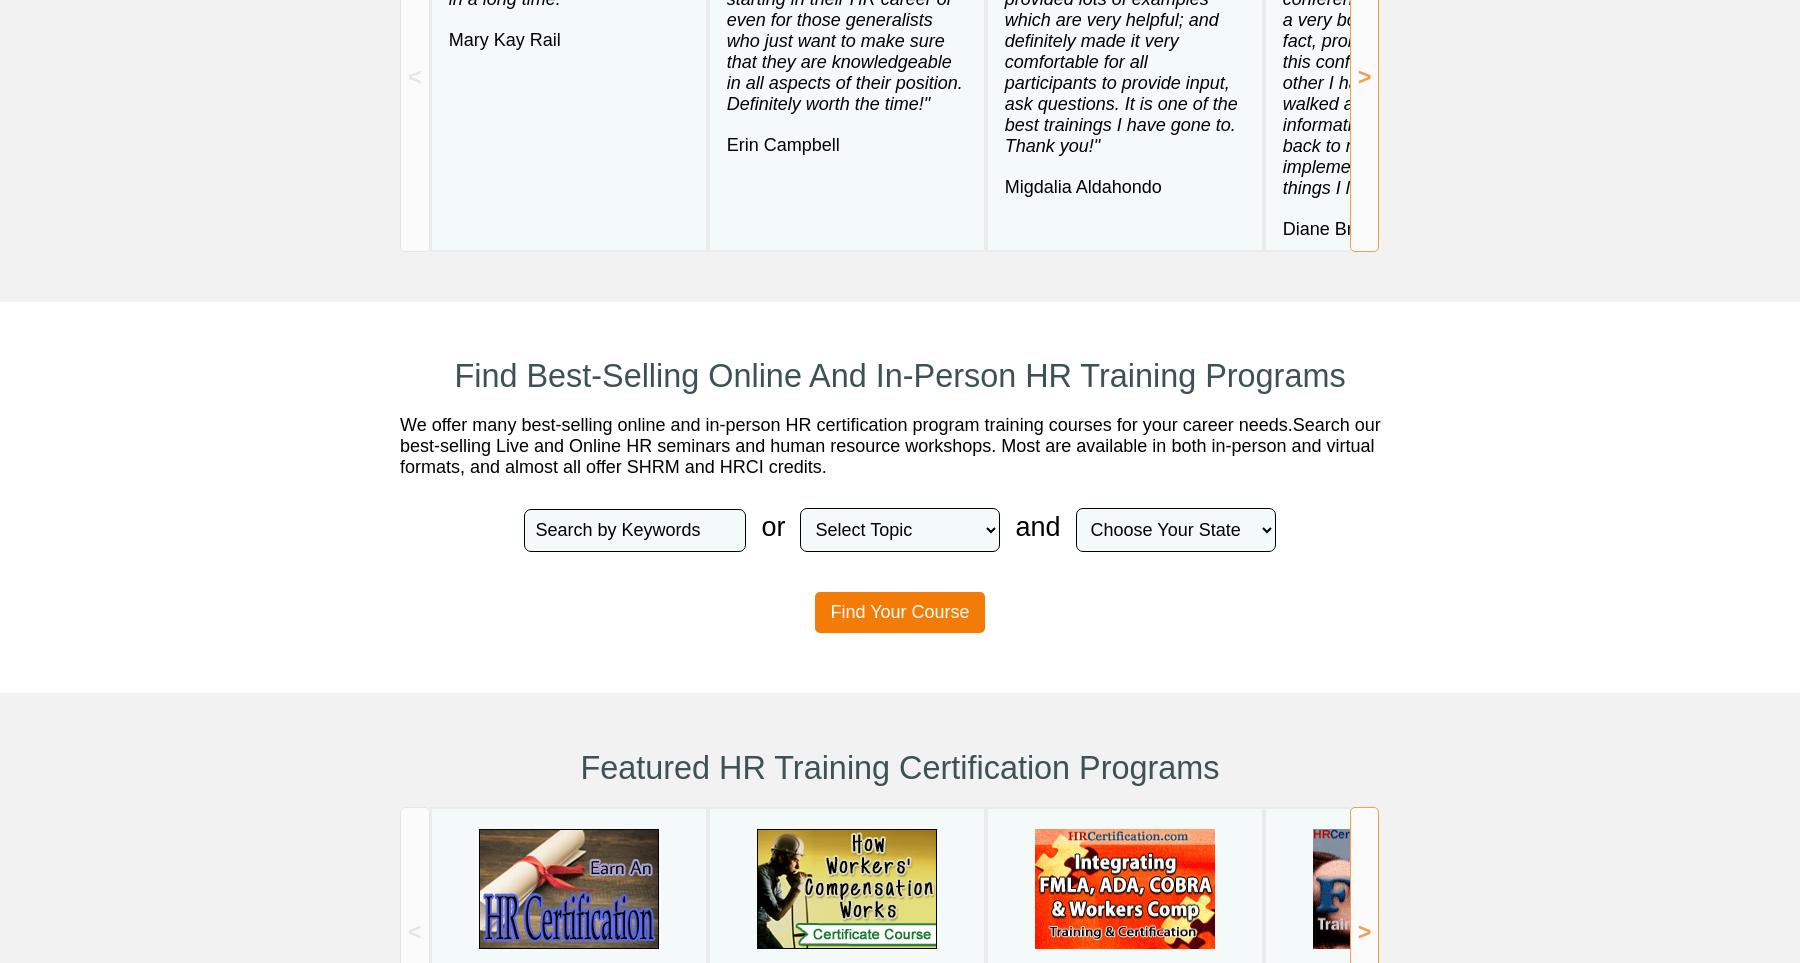 This screenshot has height=963, width=1800. Describe the element at coordinates (771, 525) in the screenshot. I see `'or'` at that location.